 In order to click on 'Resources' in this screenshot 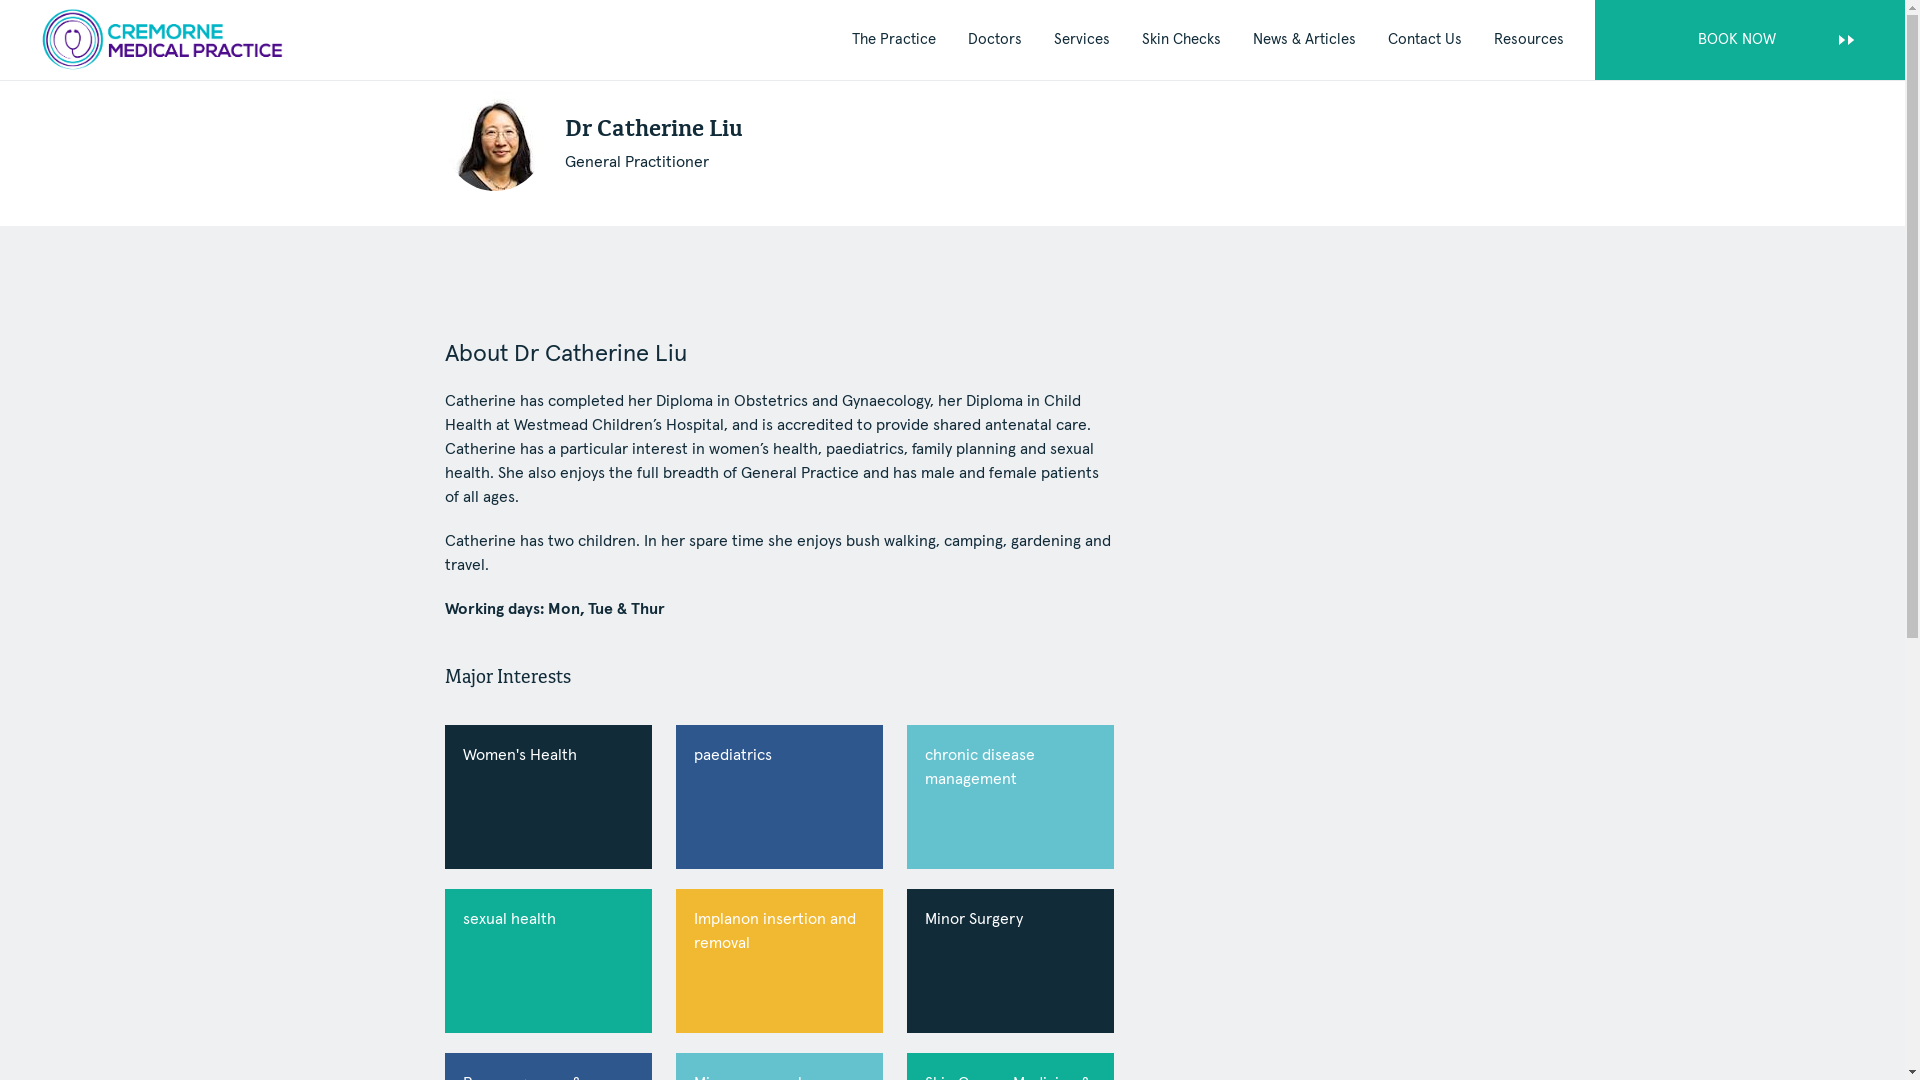, I will do `click(1528, 40)`.